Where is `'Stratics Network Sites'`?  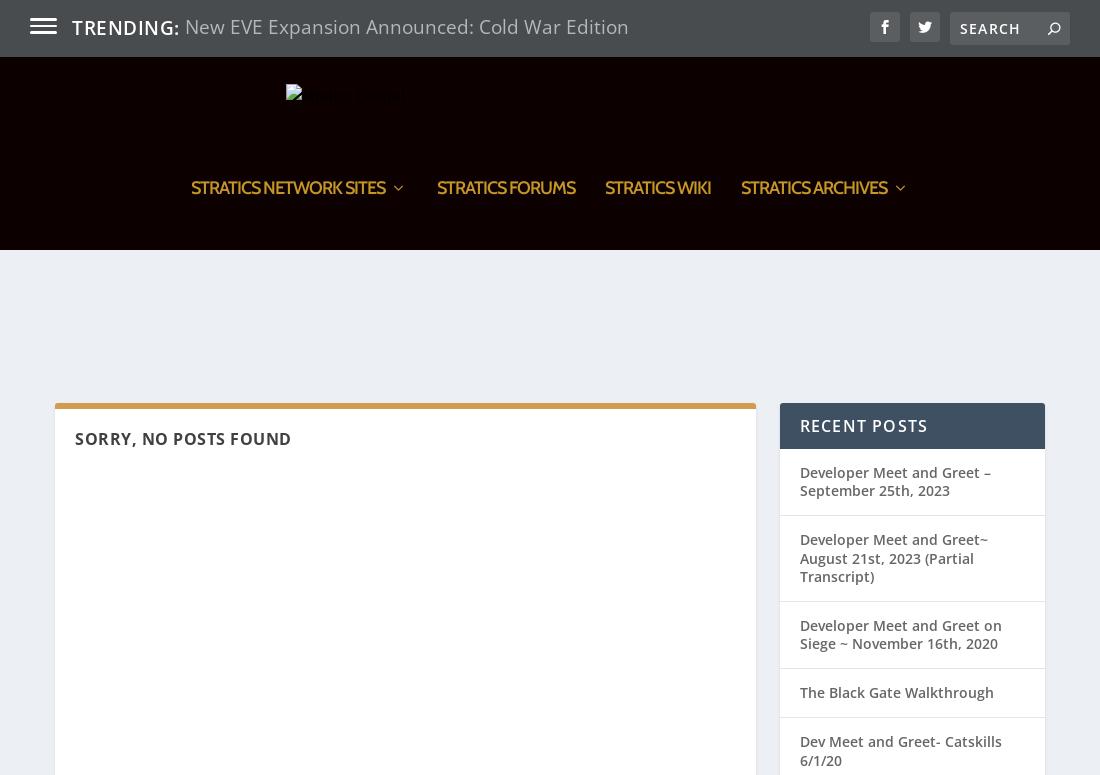 'Stratics Network Sites' is located at coordinates (189, 297).